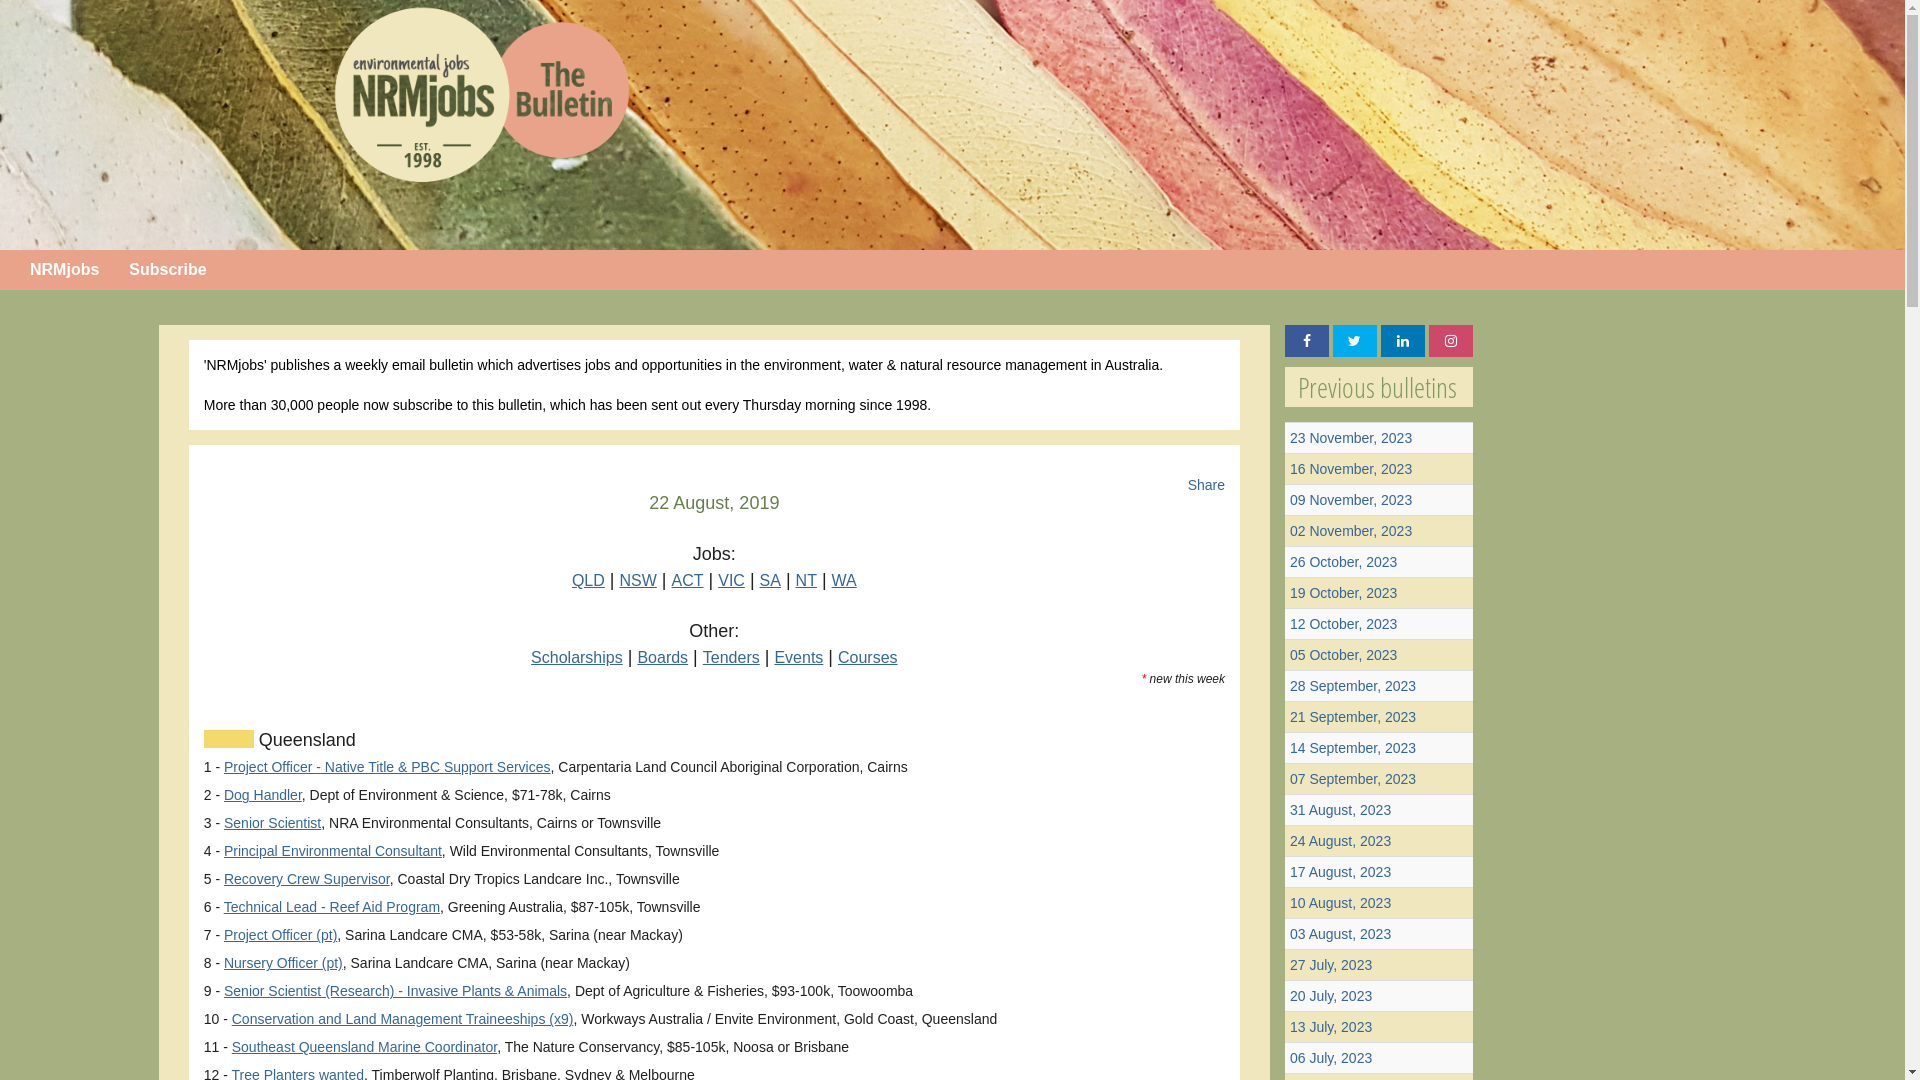 The height and width of the screenshot is (1080, 1920). What do you see at coordinates (224, 822) in the screenshot?
I see `'Senior Scientist'` at bounding box center [224, 822].